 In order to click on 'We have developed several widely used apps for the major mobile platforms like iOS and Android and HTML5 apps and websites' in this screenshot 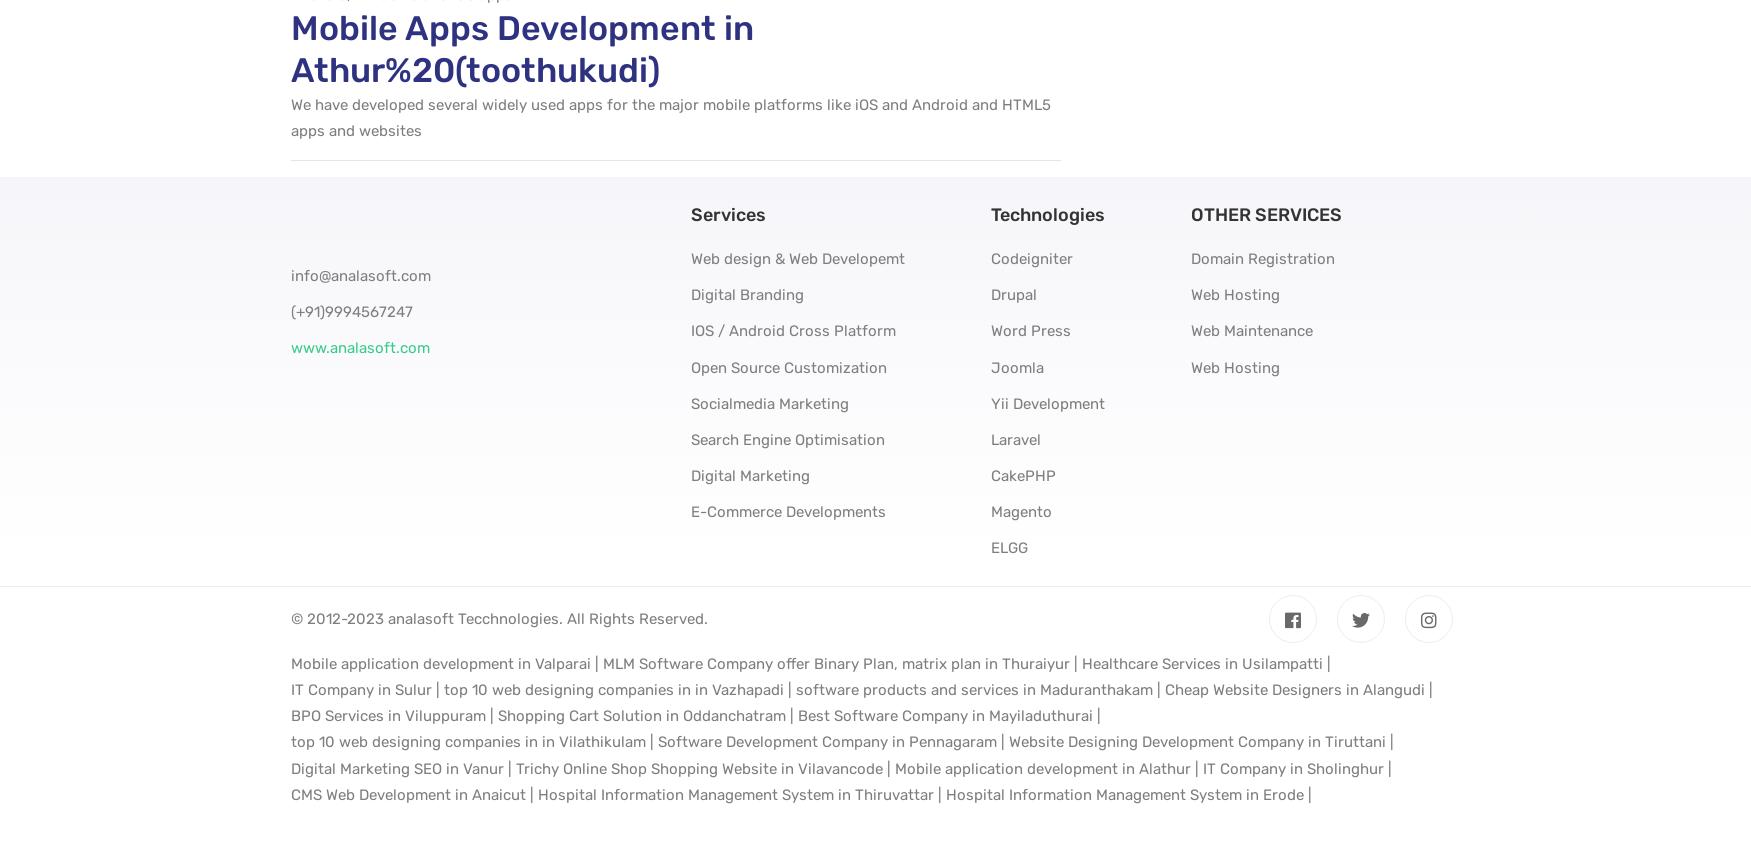, I will do `click(668, 117)`.